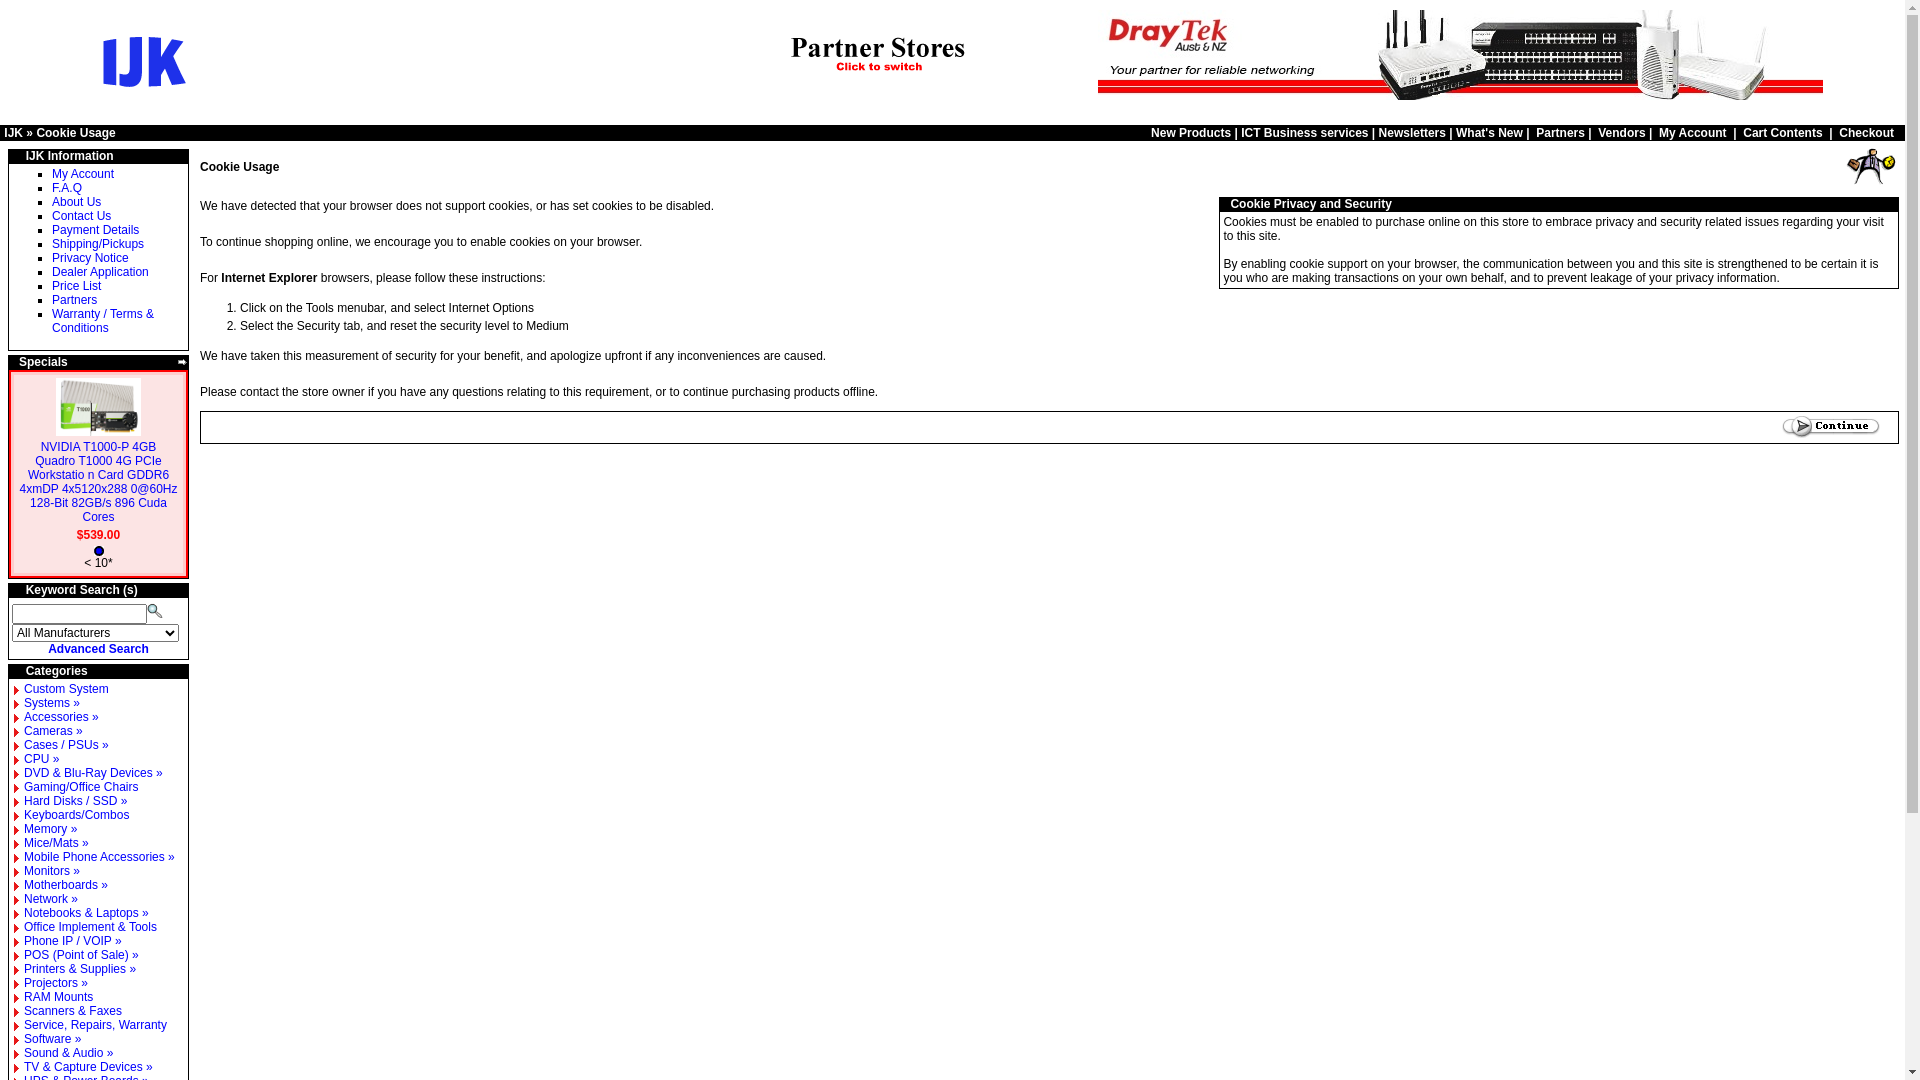 The height and width of the screenshot is (1080, 1920). I want to click on 'Cart Contents', so click(1782, 132).